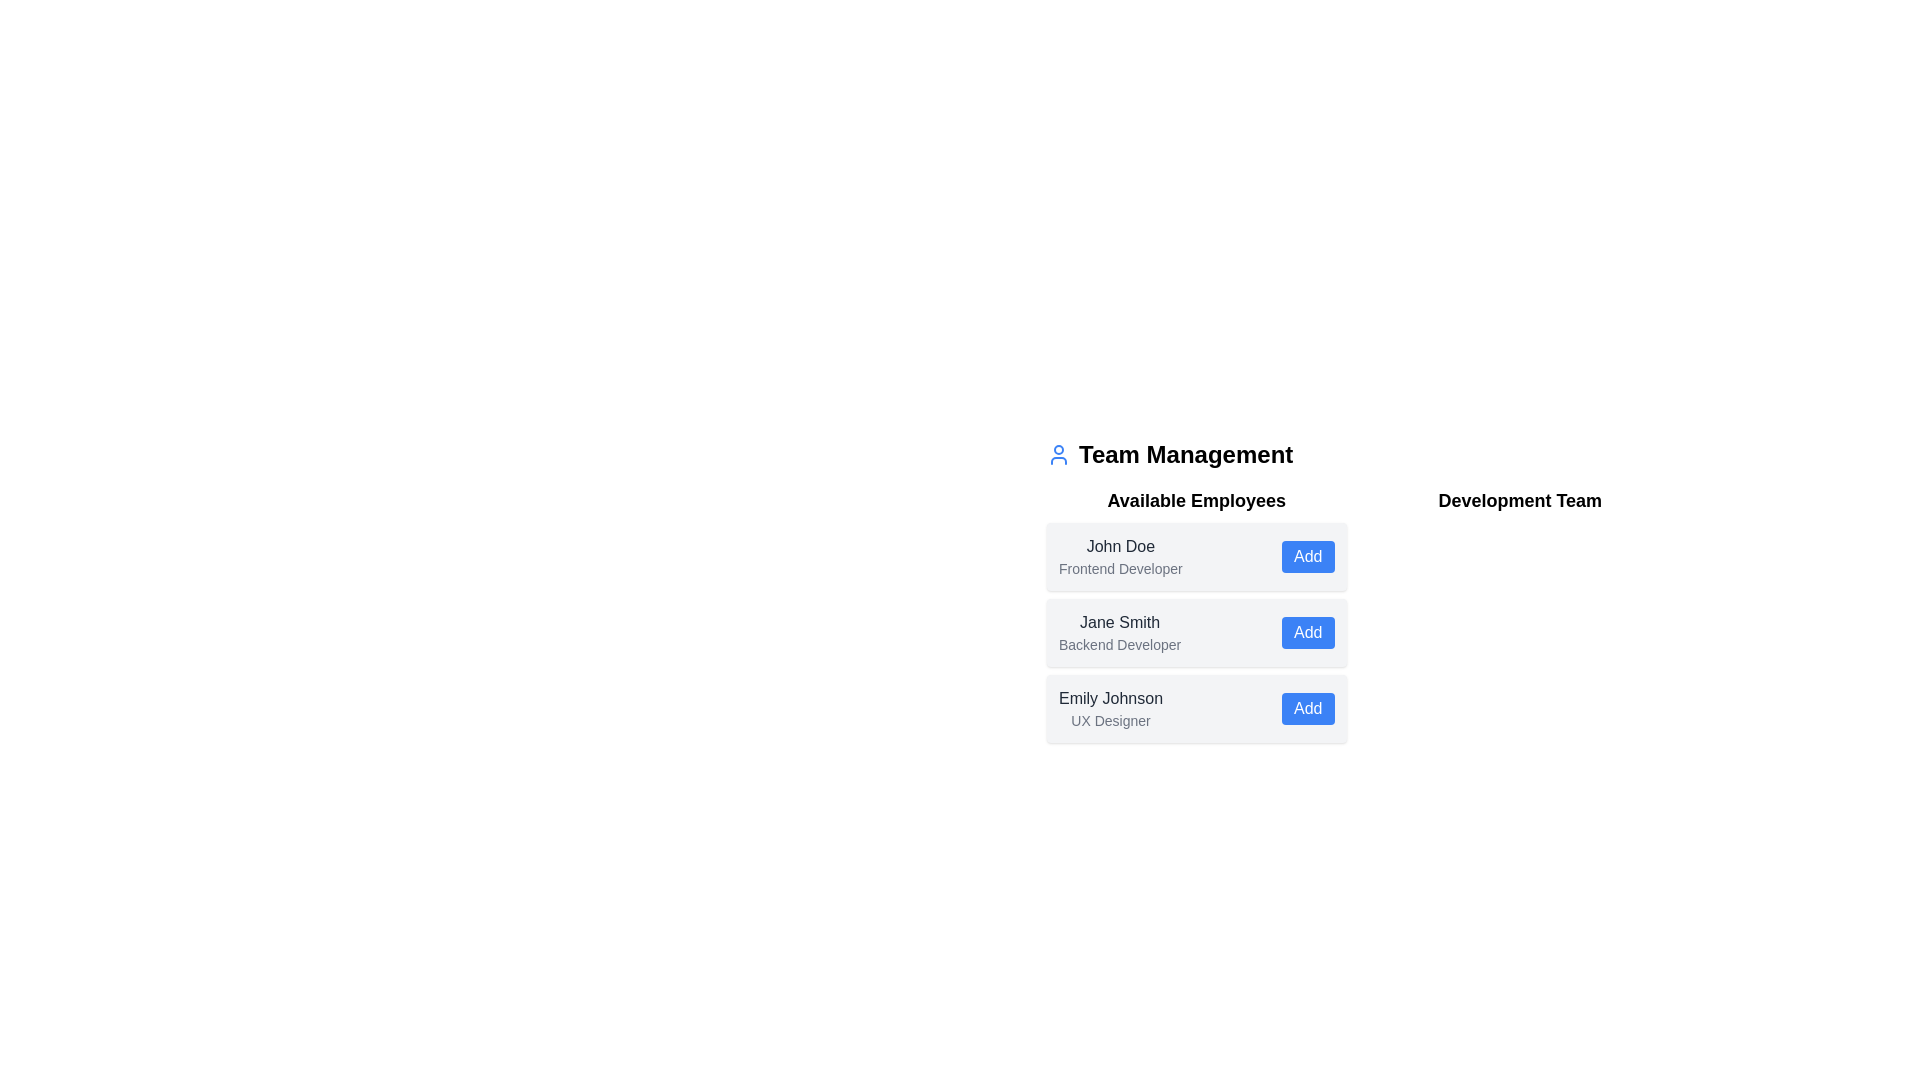 This screenshot has width=1920, height=1080. Describe the element at coordinates (1196, 556) in the screenshot. I see `the user profile entry card located in the 'Available Employees' section of the 'Team Management' interface` at that location.